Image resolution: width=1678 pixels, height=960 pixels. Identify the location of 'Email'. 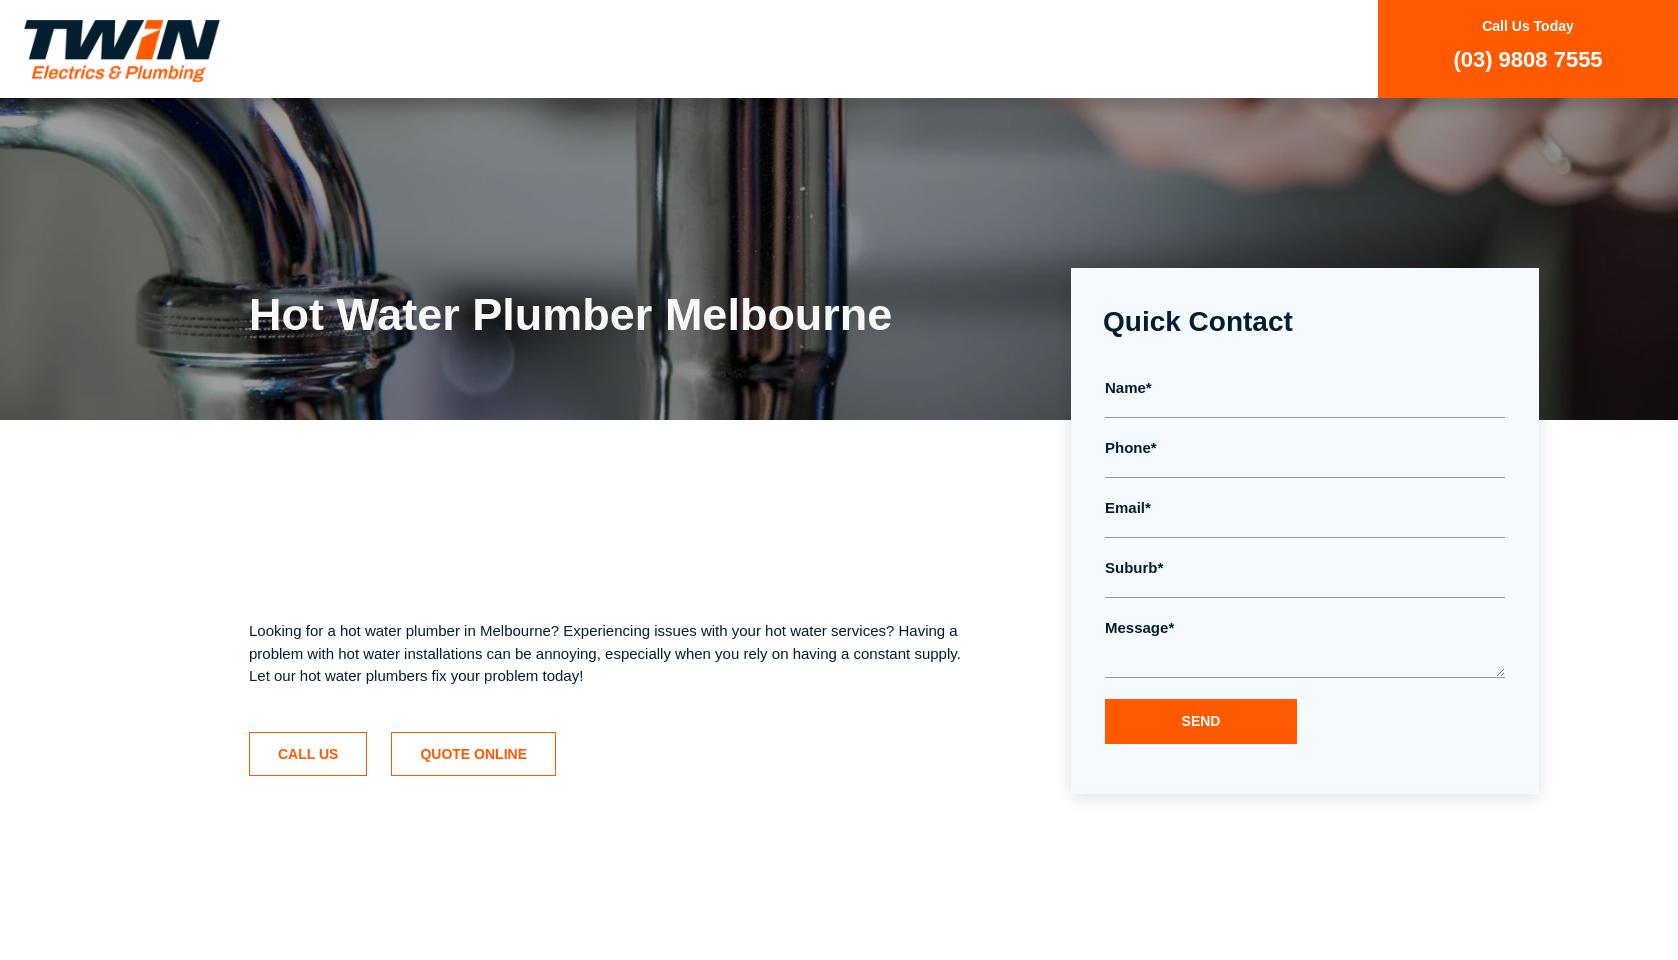
(1124, 506).